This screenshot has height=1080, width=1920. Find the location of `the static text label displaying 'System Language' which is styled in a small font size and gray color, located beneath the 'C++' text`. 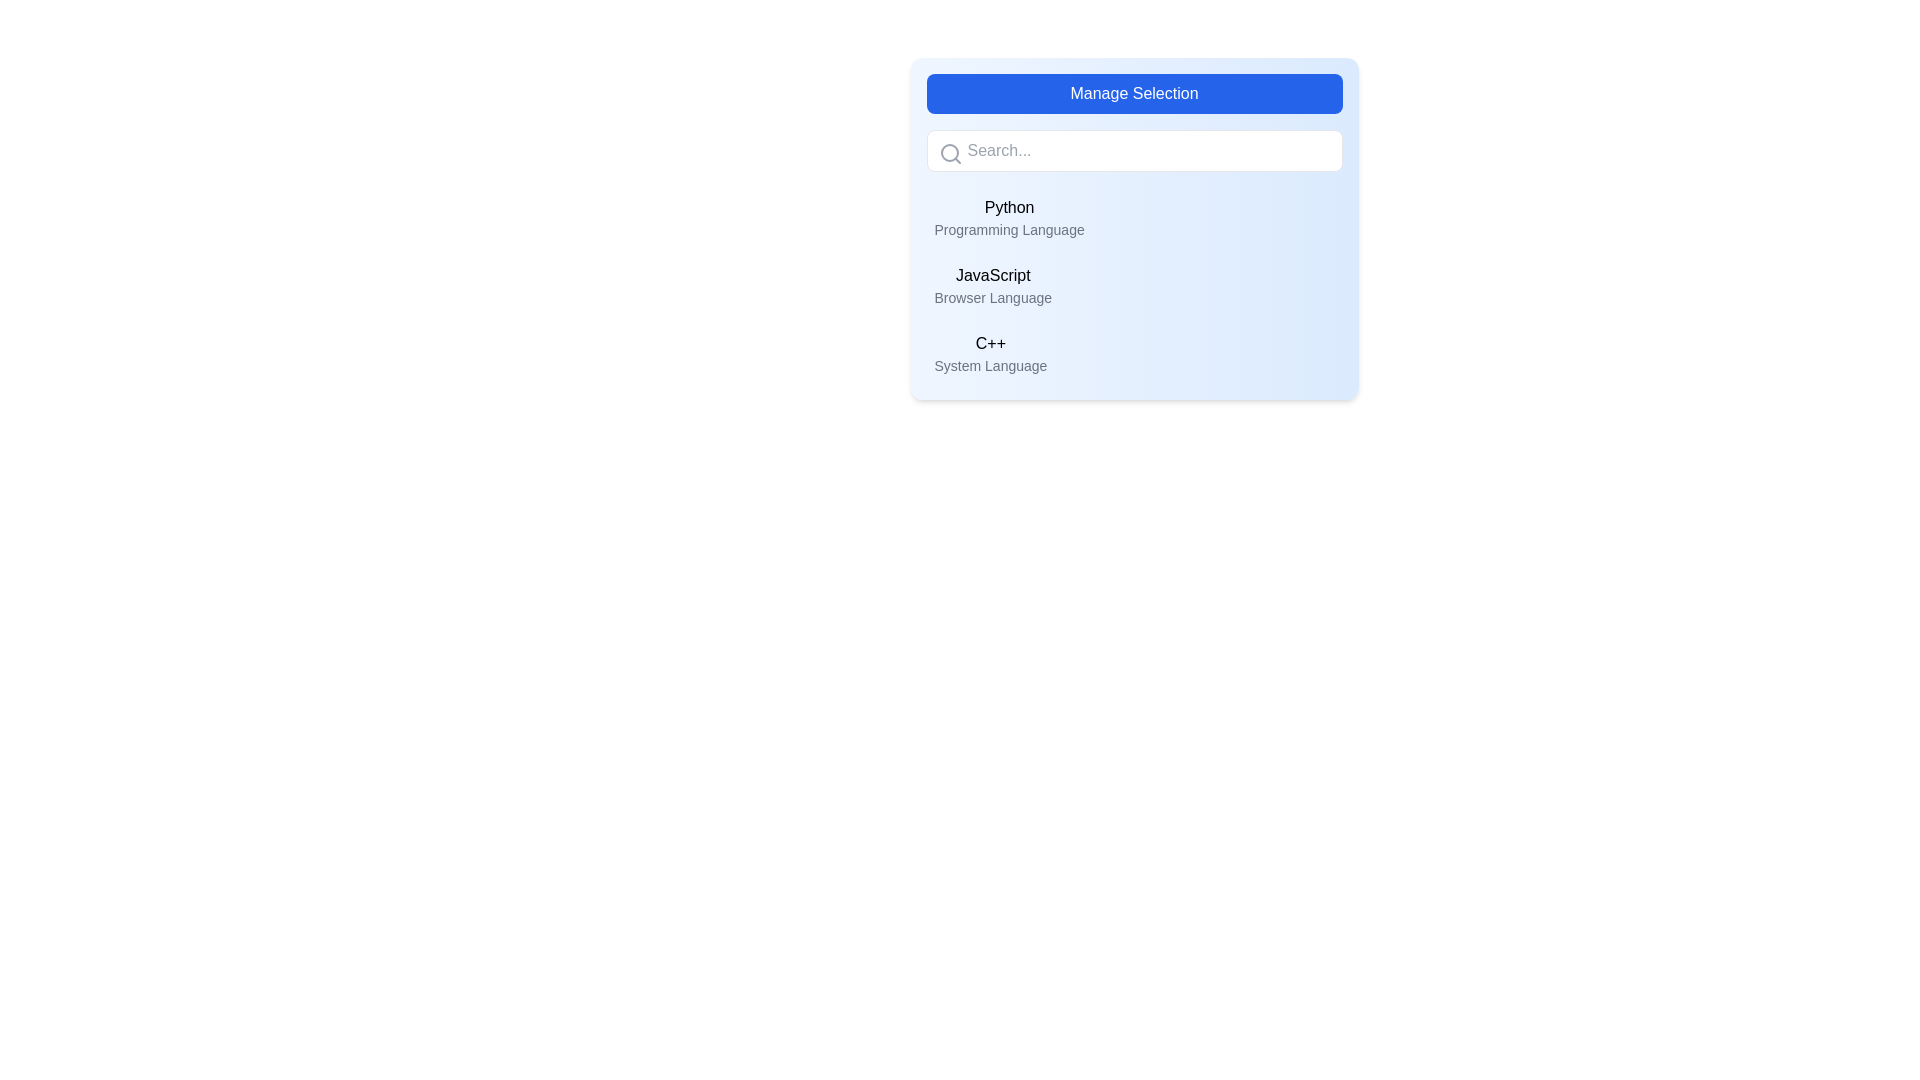

the static text label displaying 'System Language' which is styled in a small font size and gray color, located beneath the 'C++' text is located at coordinates (990, 366).